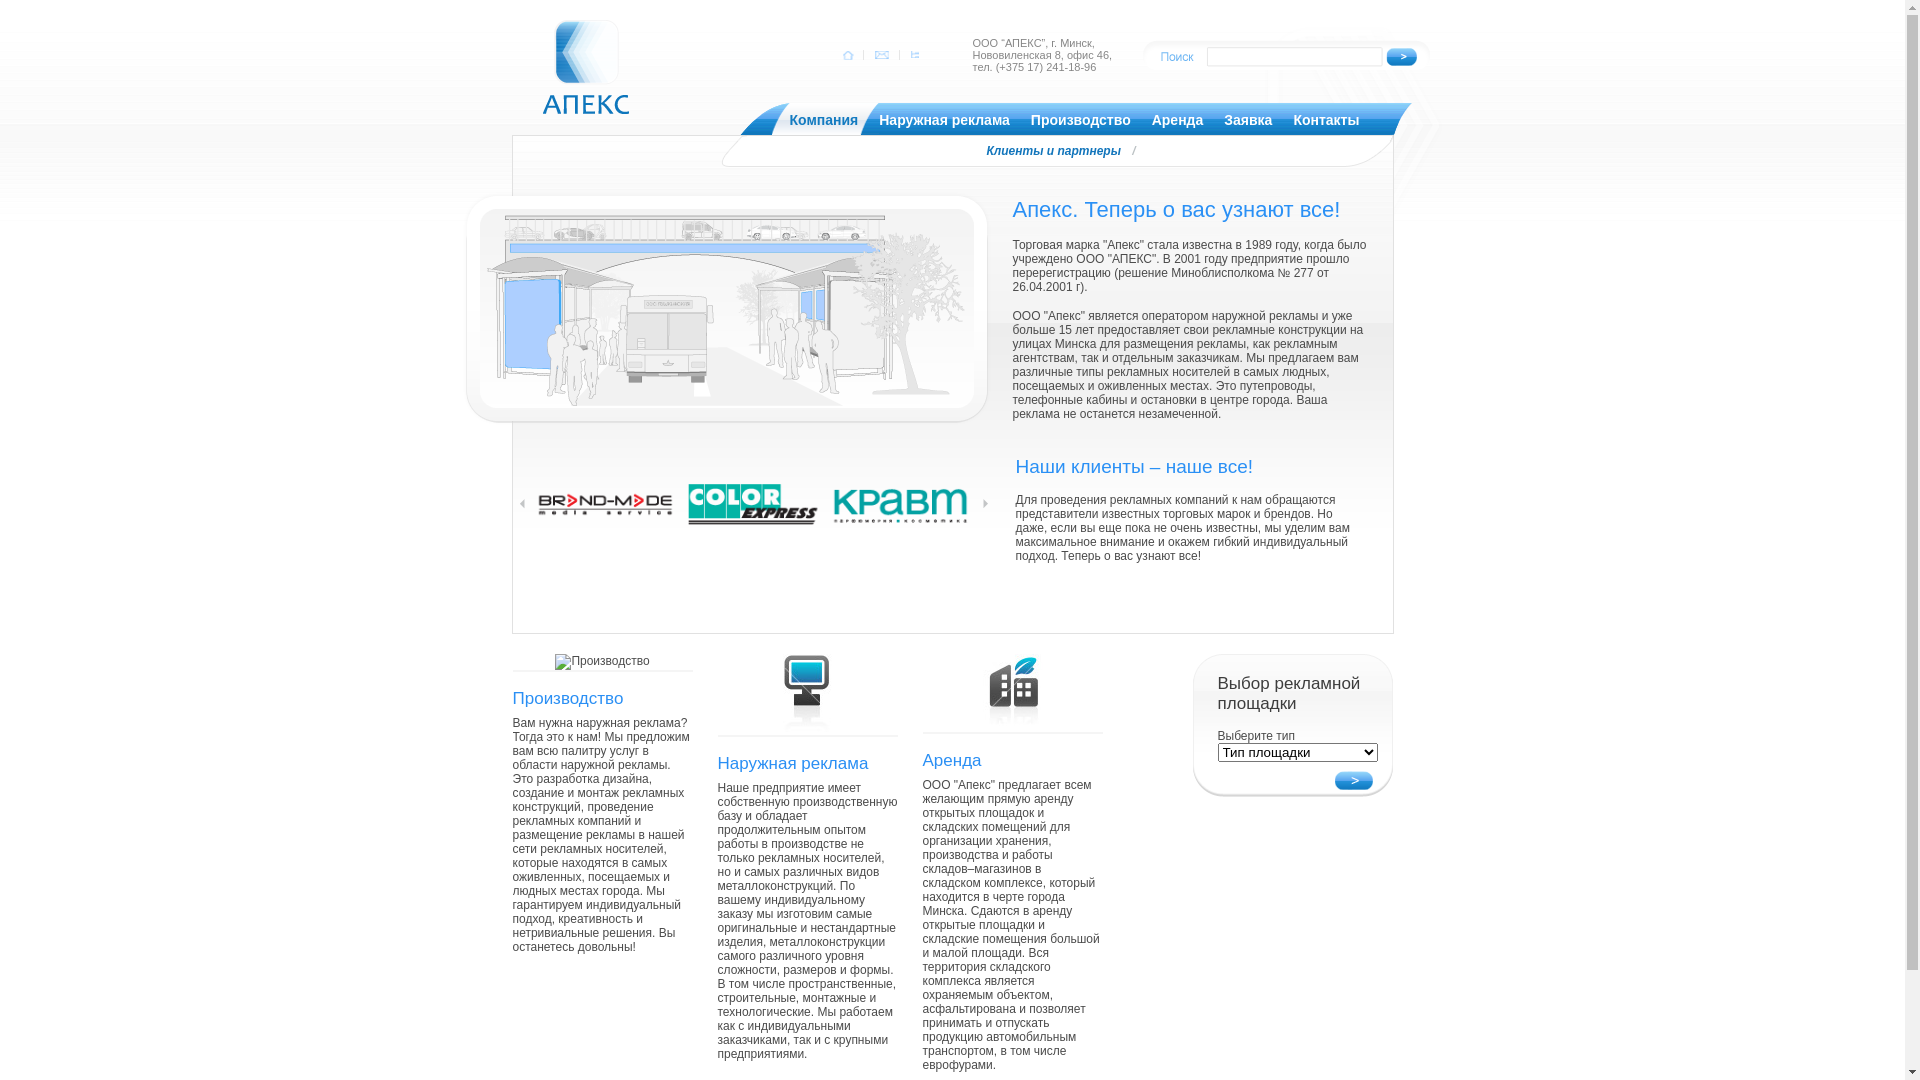 Image resolution: width=1920 pixels, height=1080 pixels. Describe the element at coordinates (880, 53) in the screenshot. I see `' '` at that location.